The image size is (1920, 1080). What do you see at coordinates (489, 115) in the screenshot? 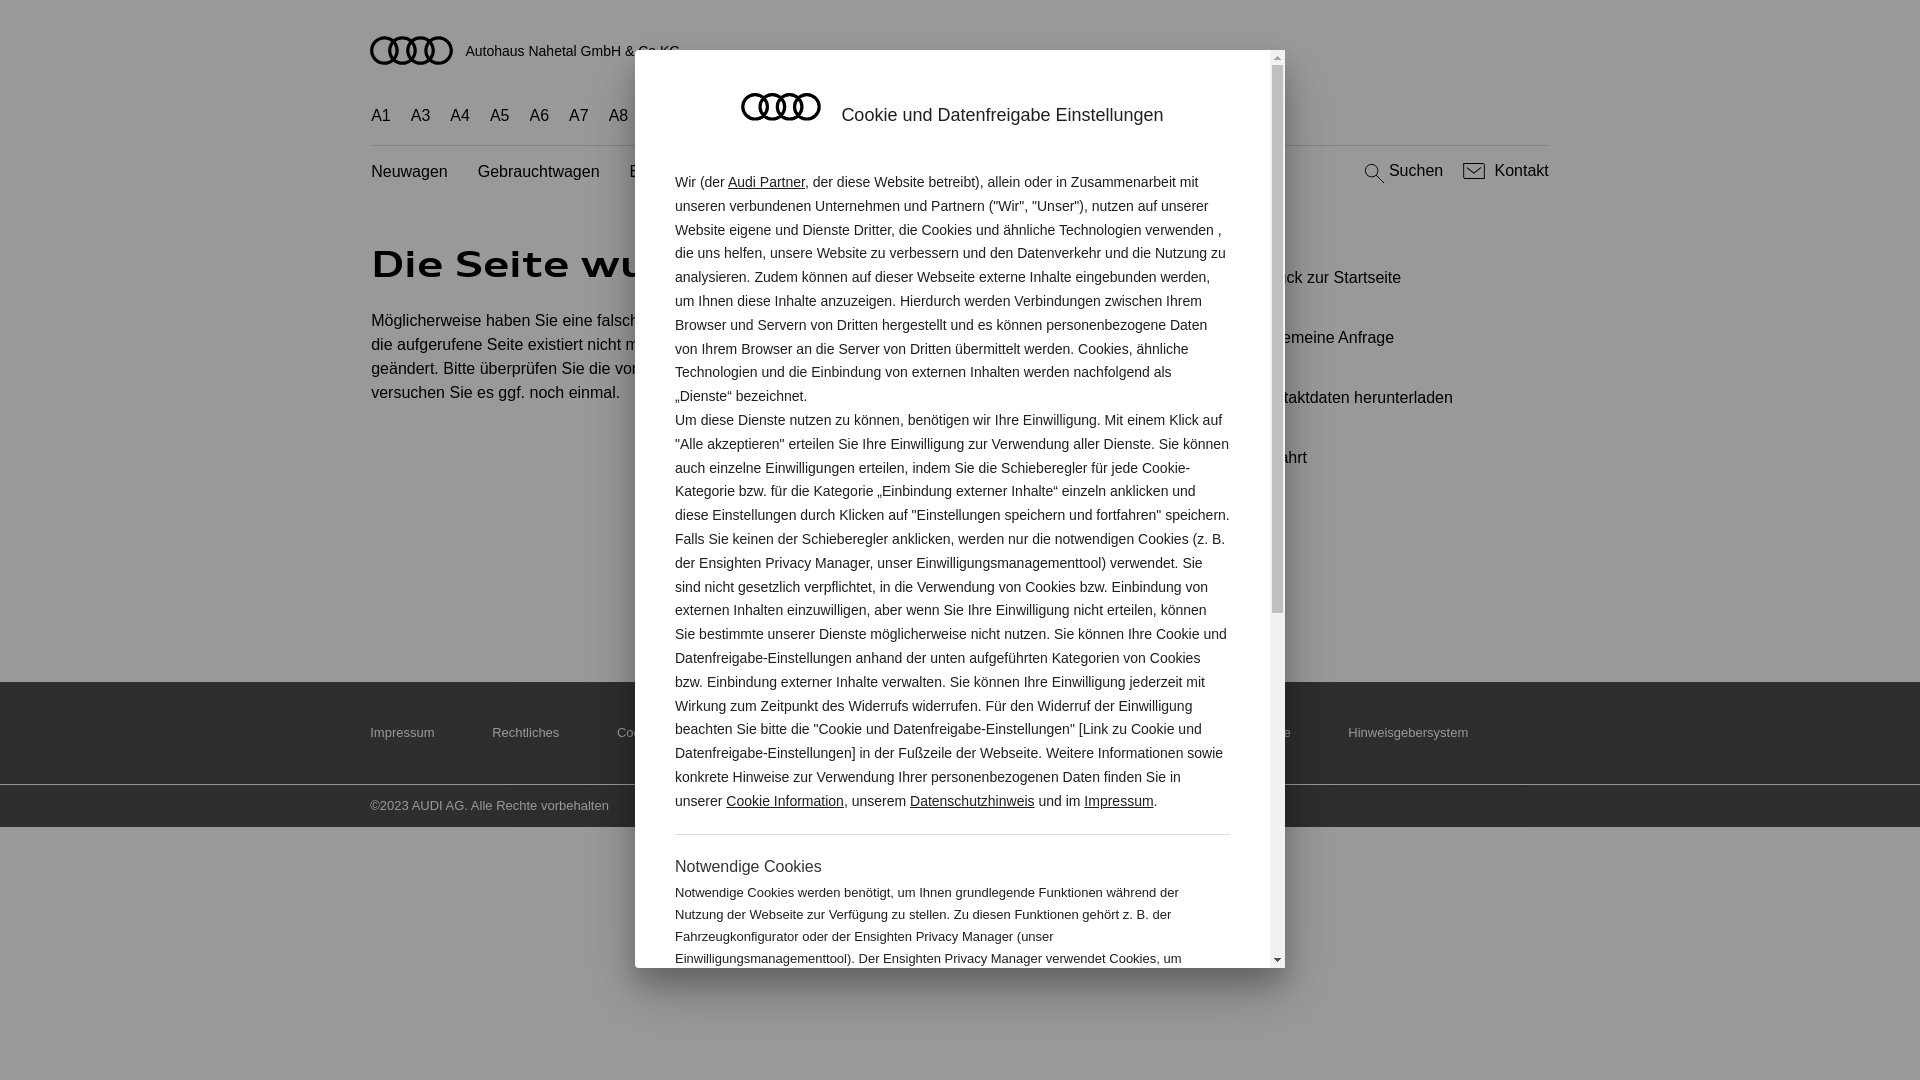
I see `'A5'` at bounding box center [489, 115].